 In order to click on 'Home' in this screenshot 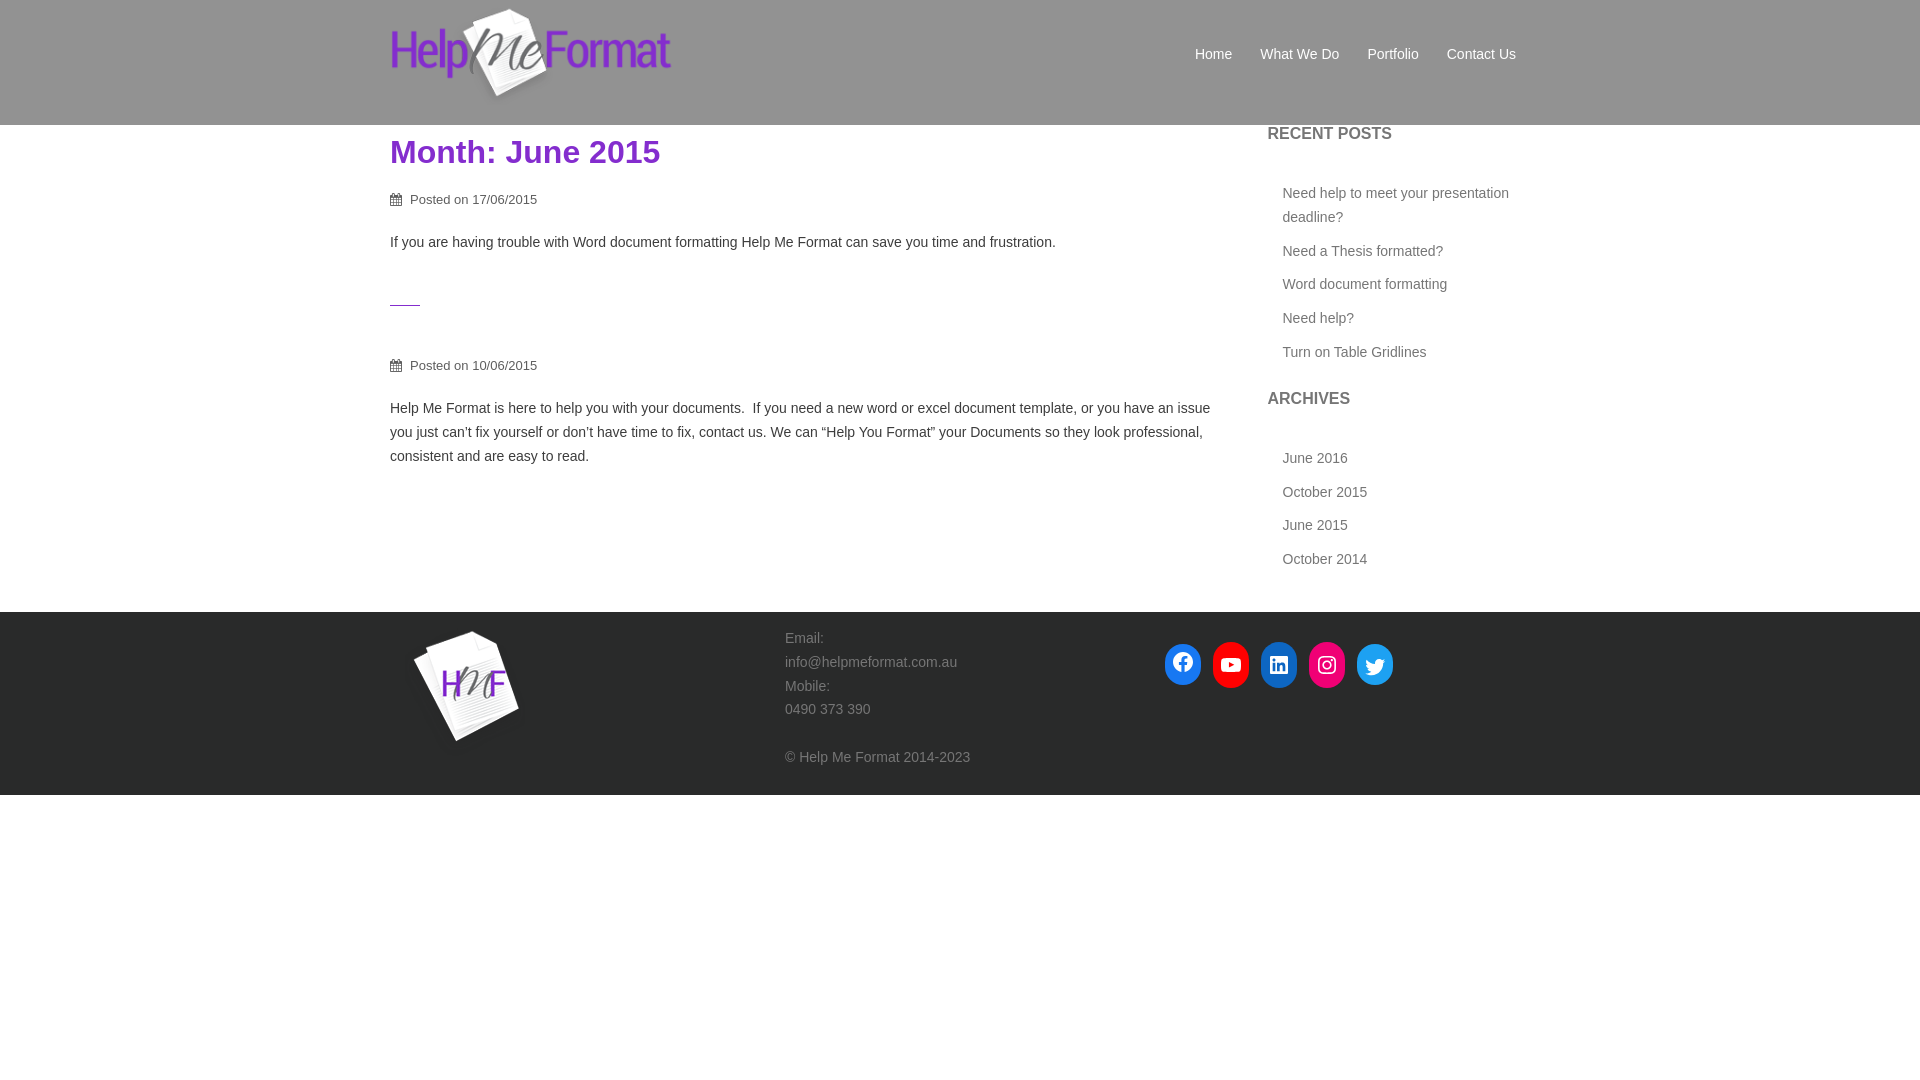, I will do `click(1212, 53)`.